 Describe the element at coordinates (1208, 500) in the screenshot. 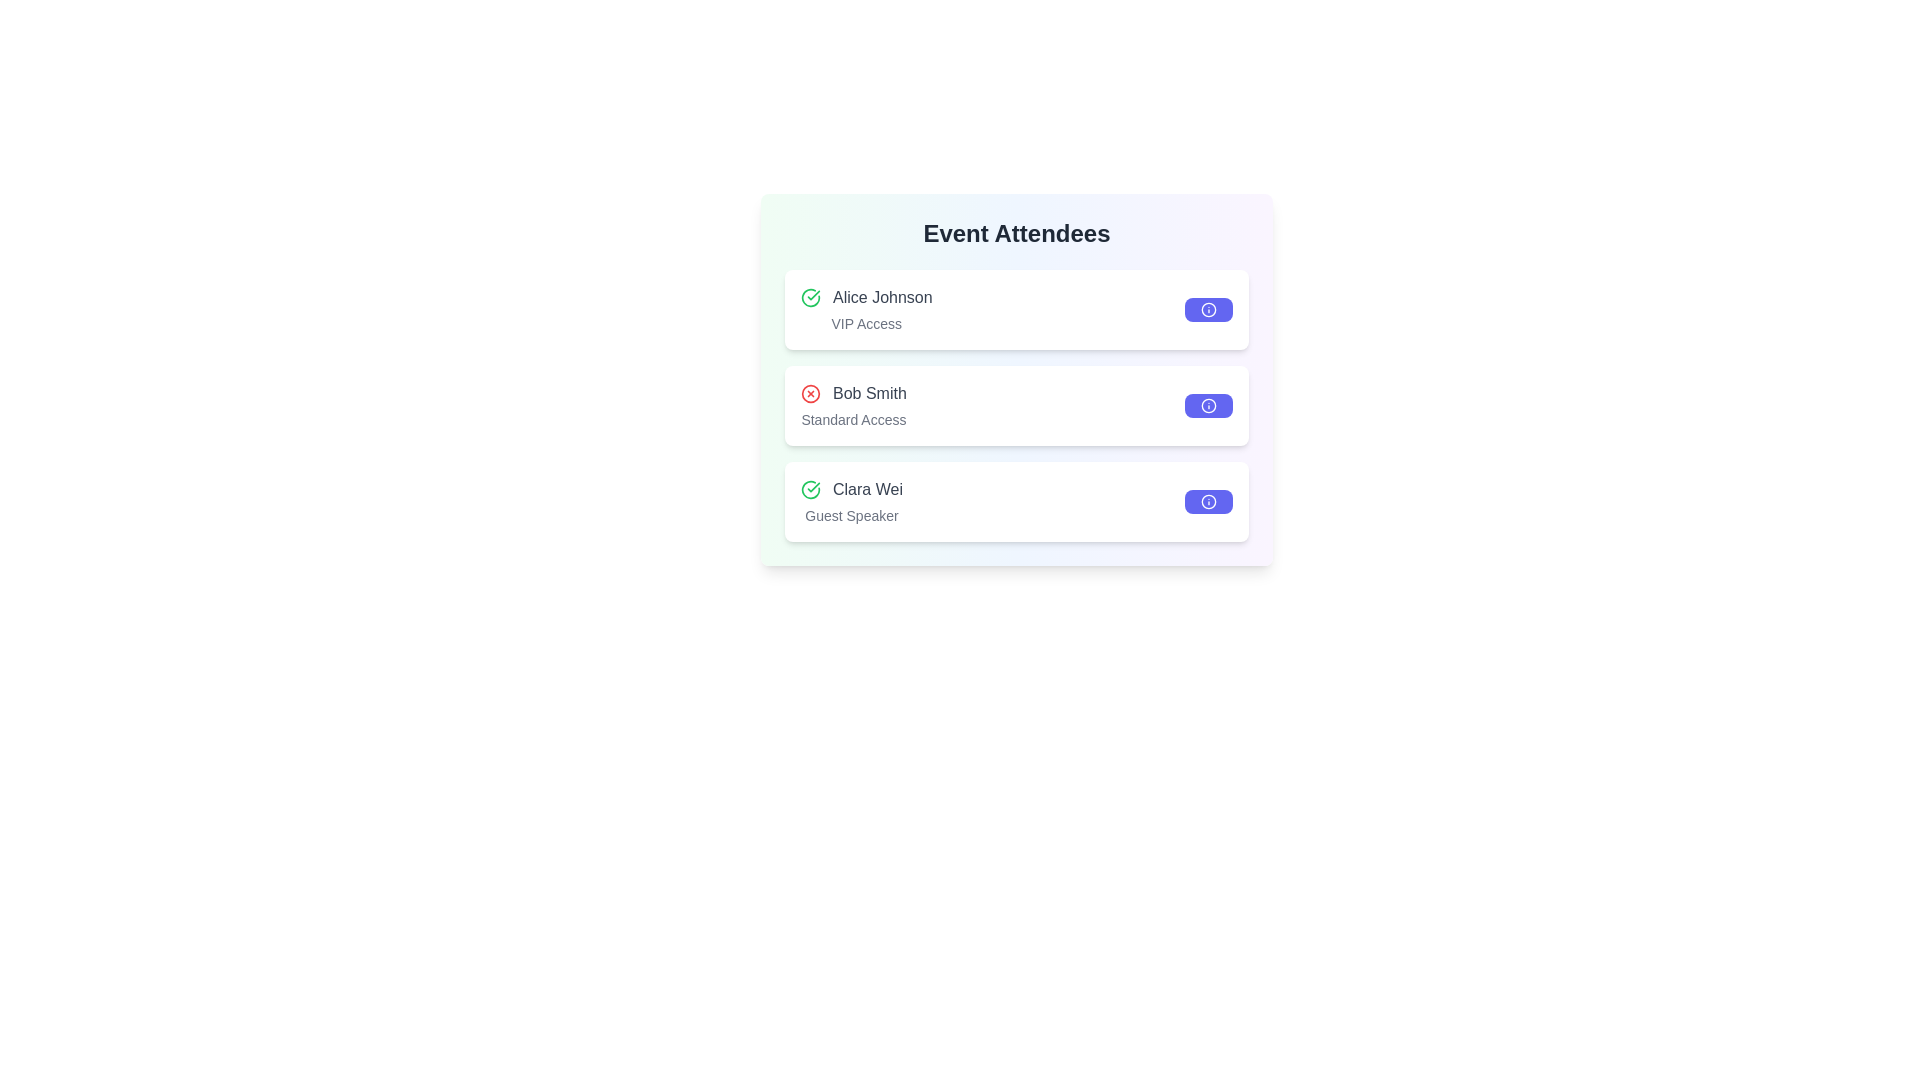

I see `the 'info' button for Clara Wei to view their details` at that location.